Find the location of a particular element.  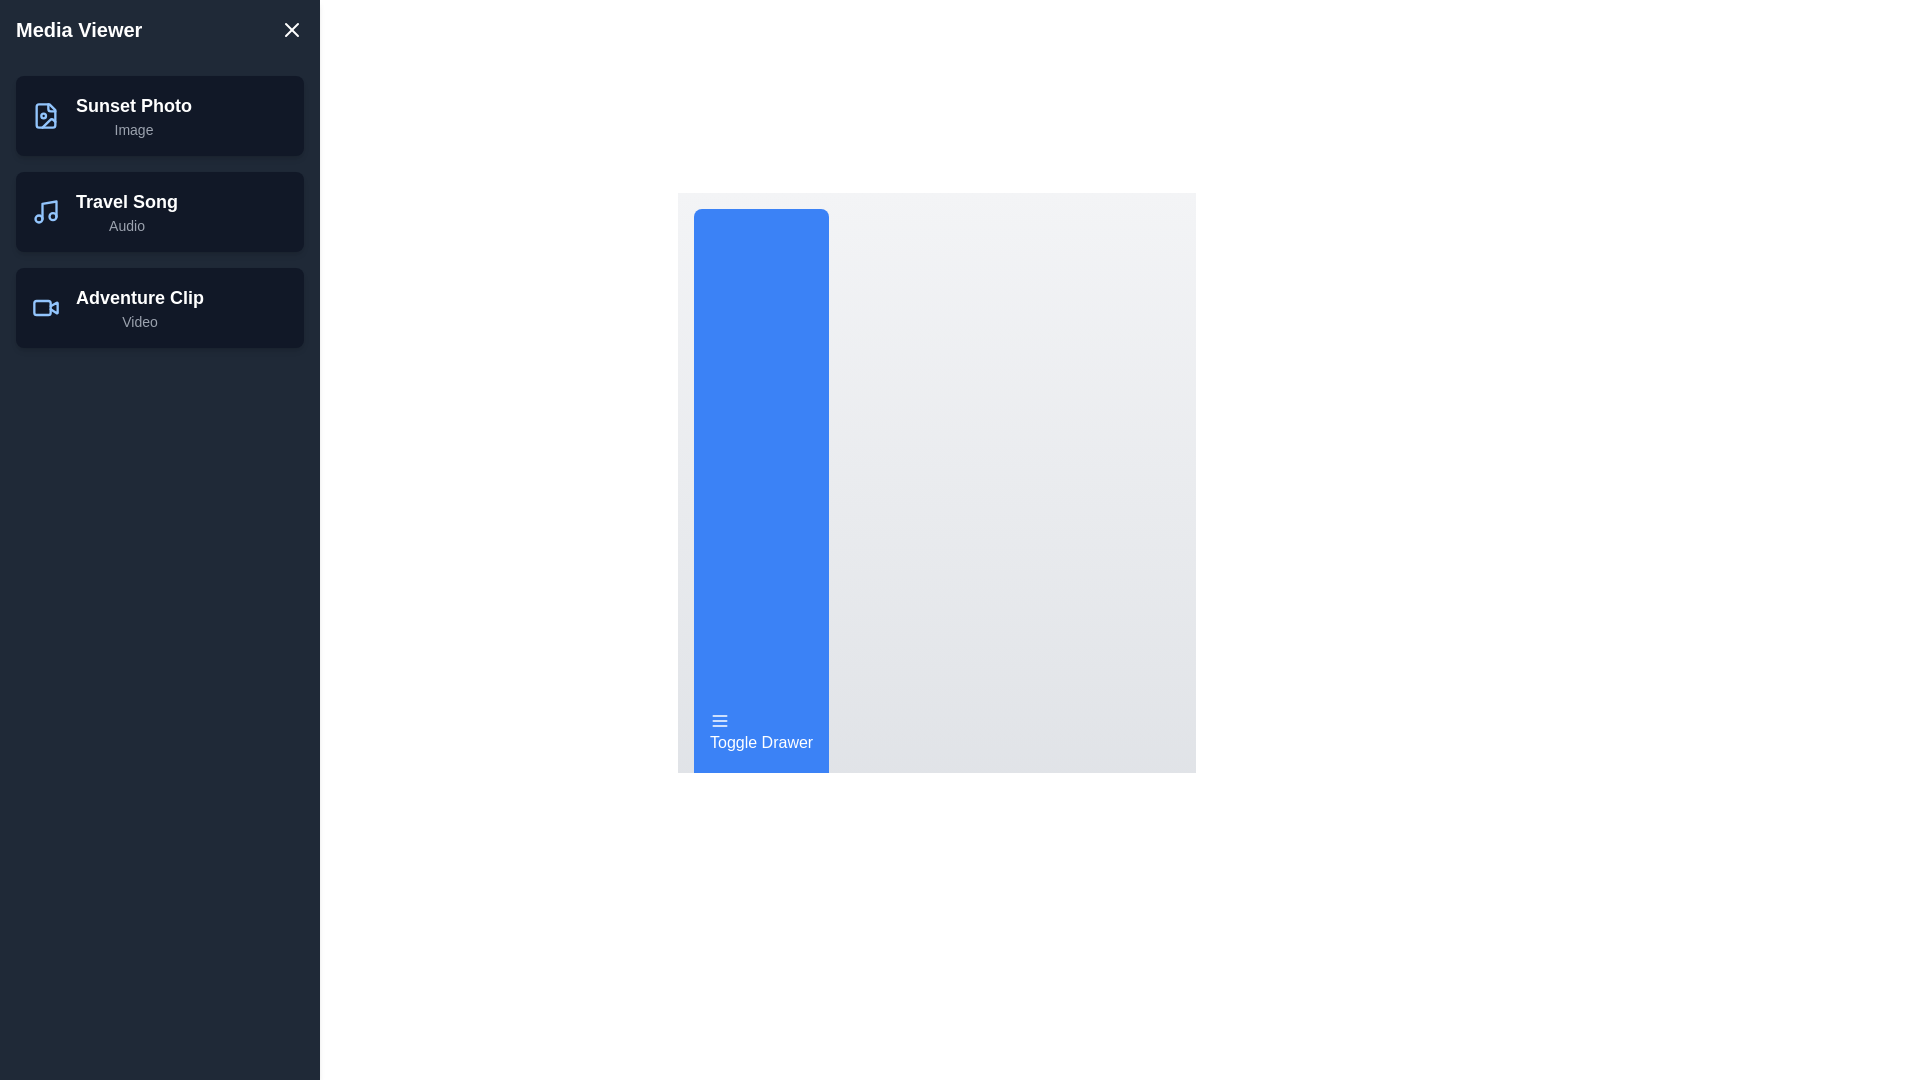

'Toggle Drawer' button to toggle the visibility of the media drawer is located at coordinates (760, 732).